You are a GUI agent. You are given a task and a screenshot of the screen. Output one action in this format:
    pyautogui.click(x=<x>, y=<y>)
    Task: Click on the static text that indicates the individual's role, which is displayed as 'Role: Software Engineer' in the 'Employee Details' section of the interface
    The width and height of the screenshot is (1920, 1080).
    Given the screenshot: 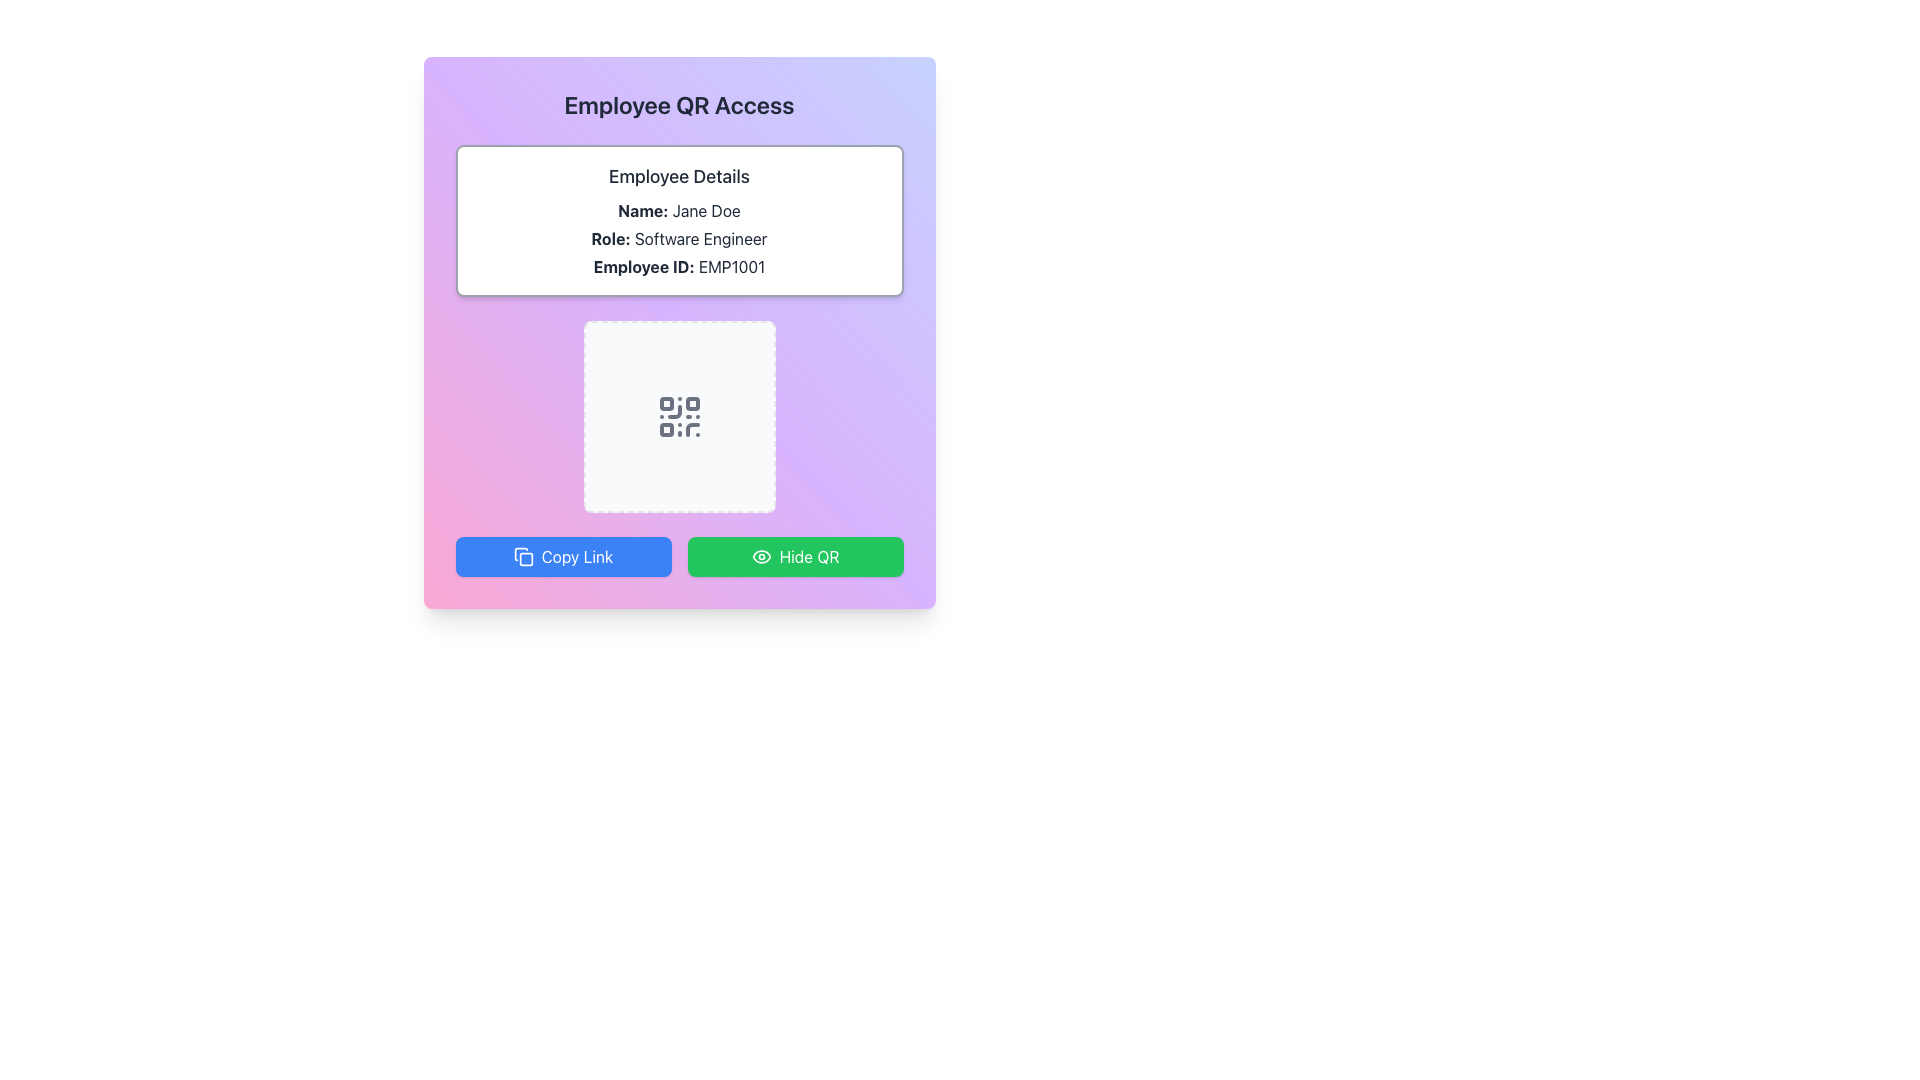 What is the action you would take?
    pyautogui.click(x=679, y=238)
    